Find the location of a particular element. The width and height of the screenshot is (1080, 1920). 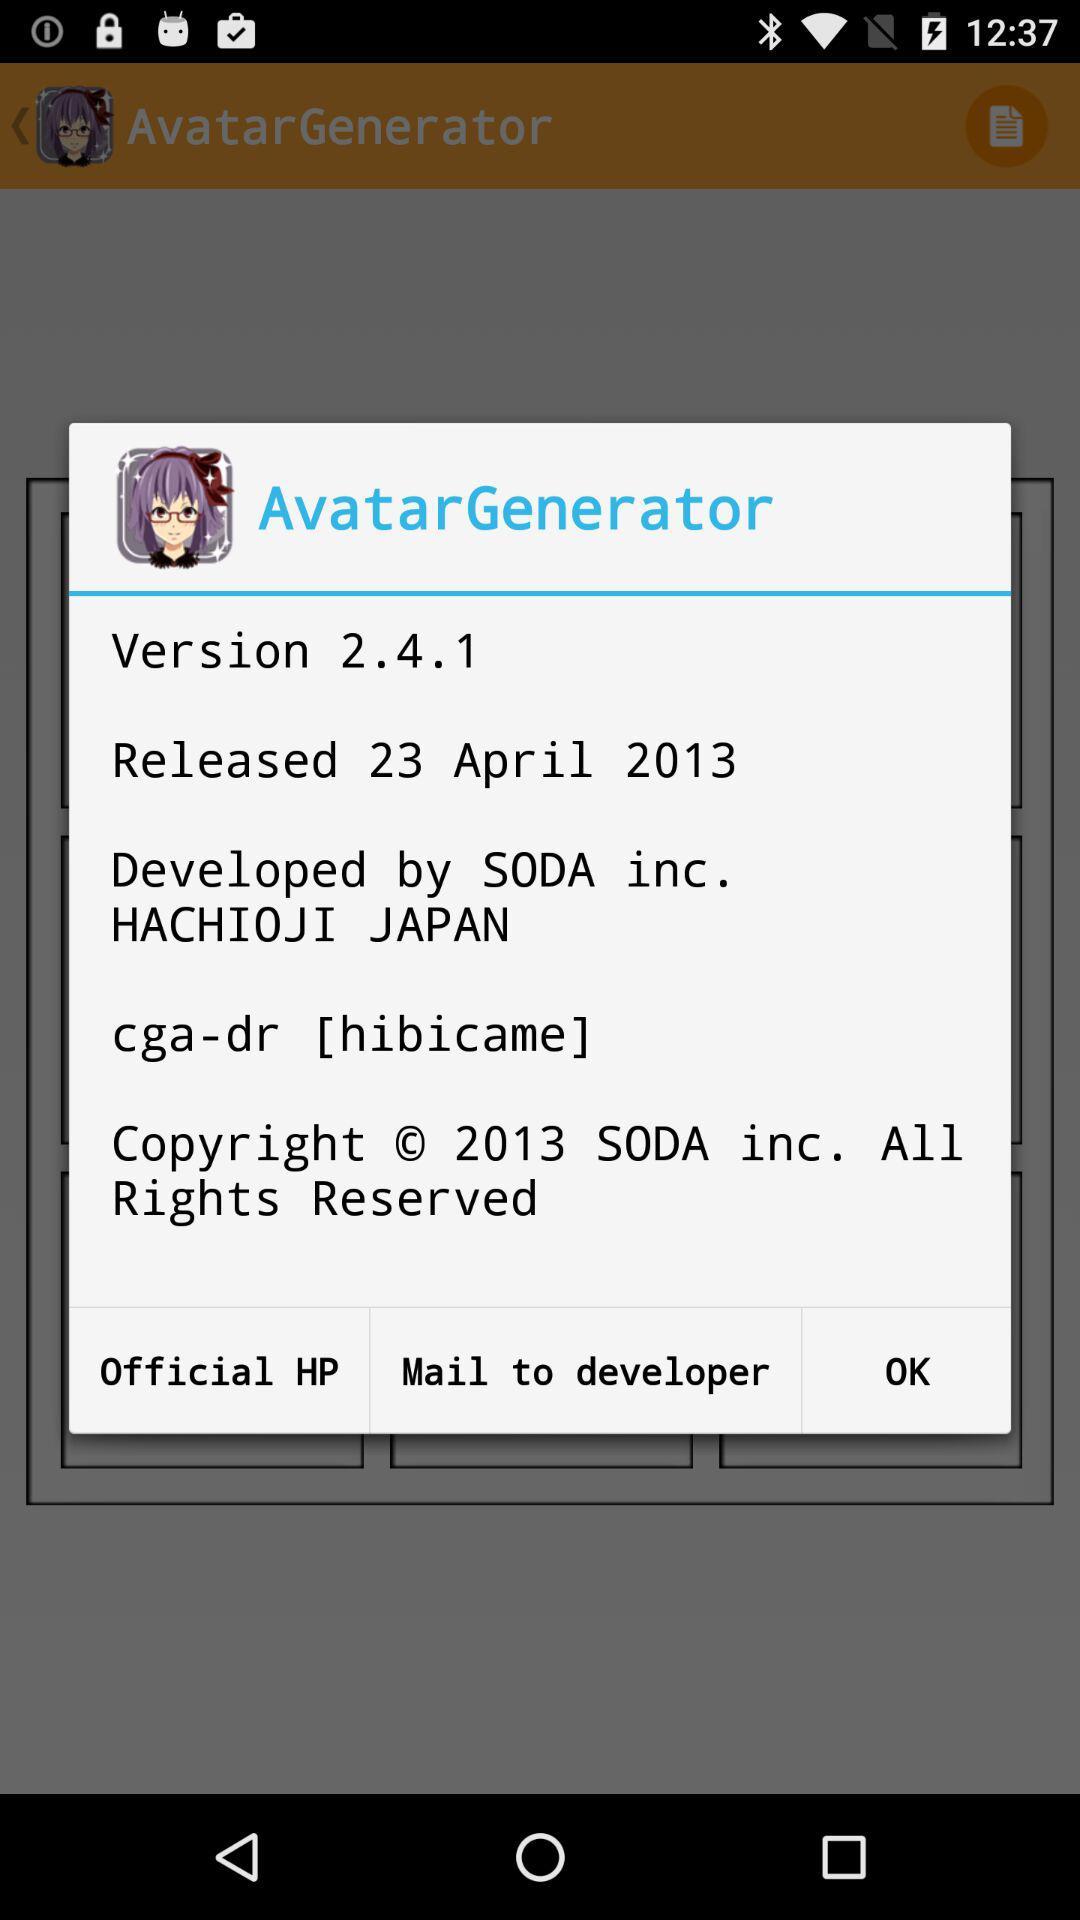

the official hp is located at coordinates (219, 1370).